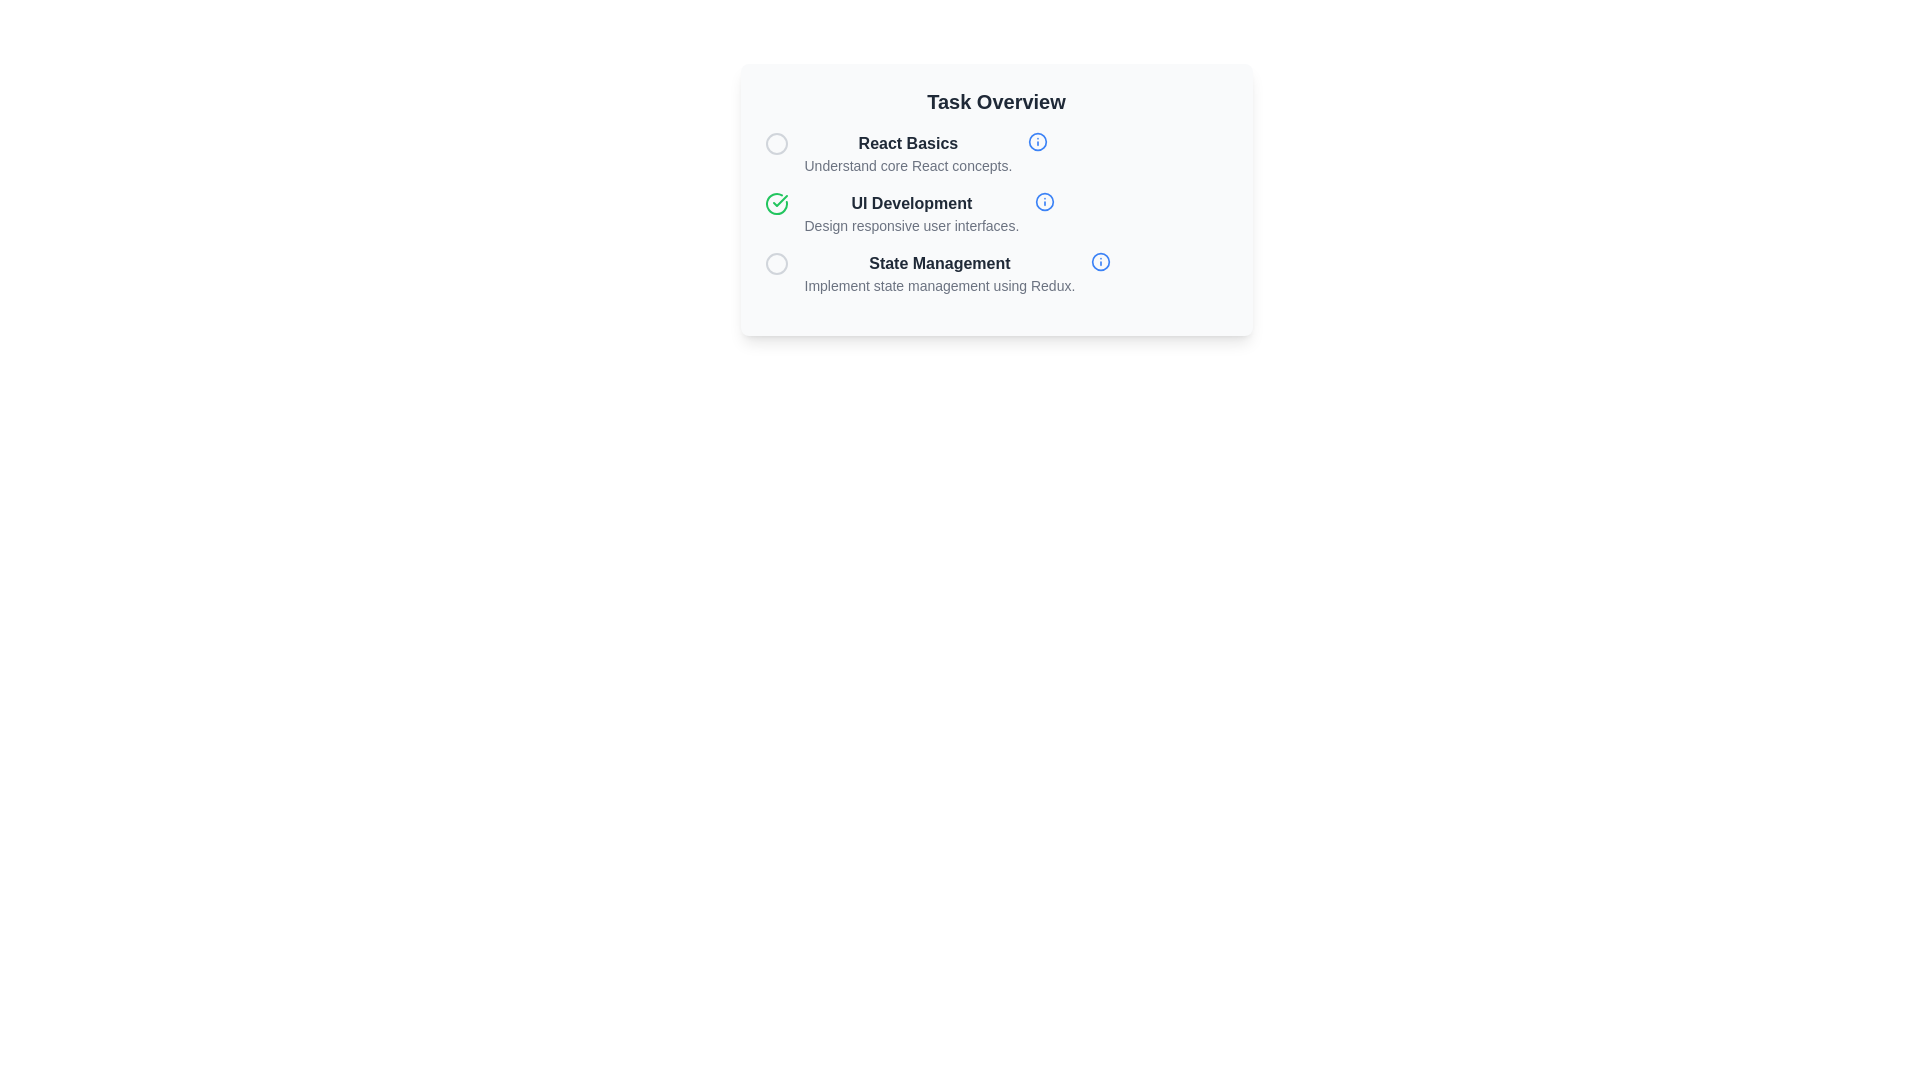  What do you see at coordinates (938, 285) in the screenshot?
I see `text of the Text Label located below the 'State Management' header, which provides additional context about the task` at bounding box center [938, 285].